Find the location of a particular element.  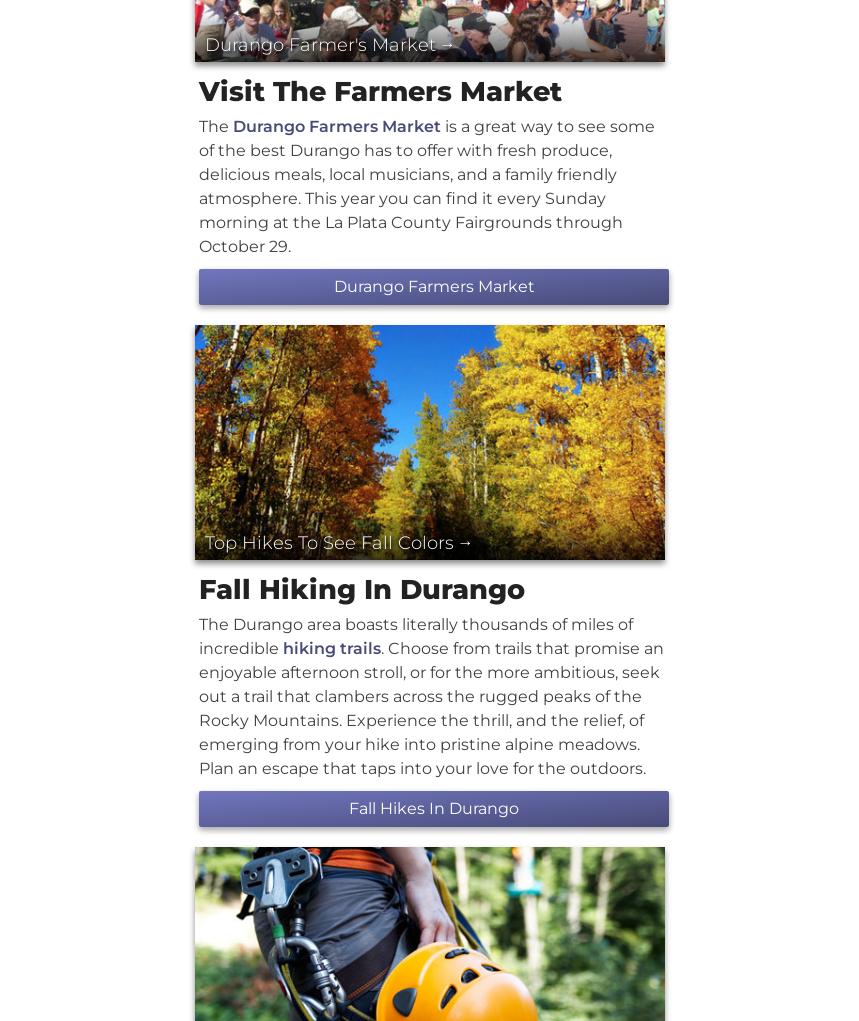

'Visit The Farmers Market' is located at coordinates (379, 89).